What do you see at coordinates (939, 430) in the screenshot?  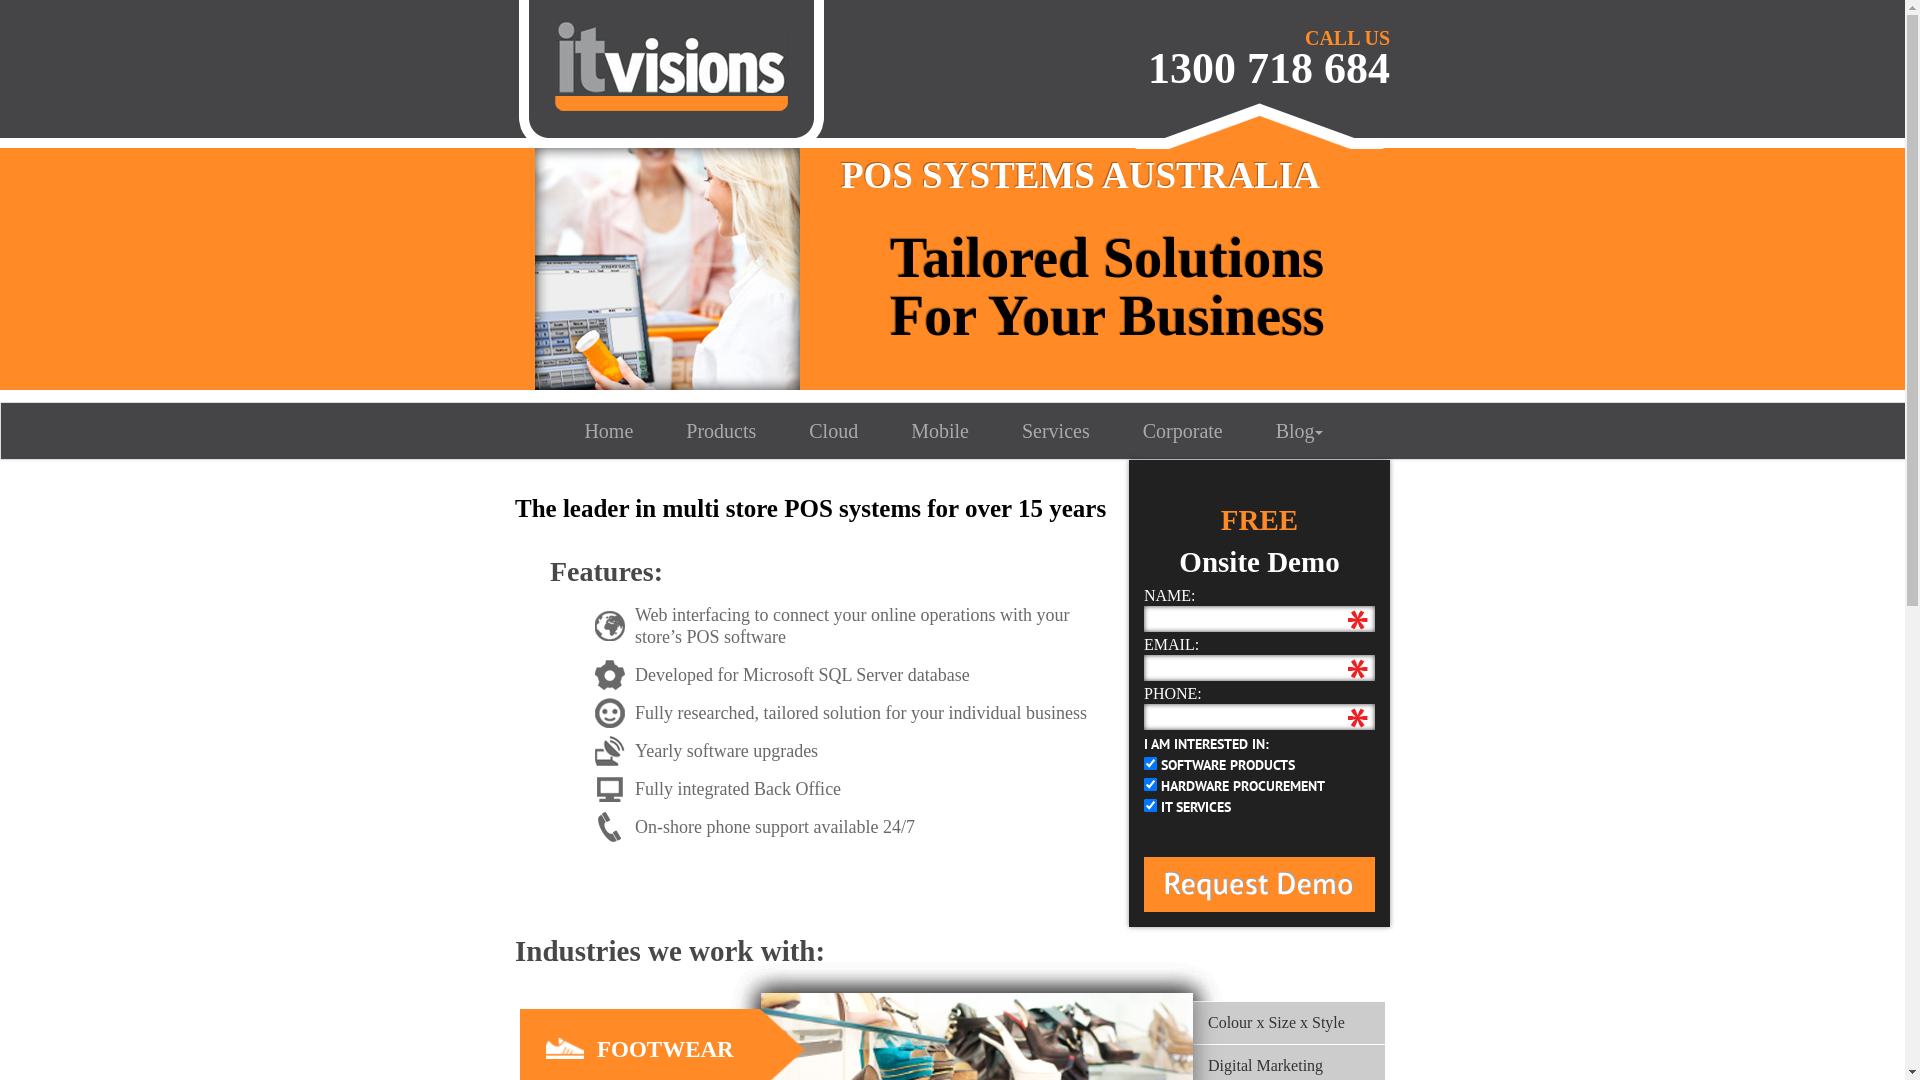 I see `'Mobile'` at bounding box center [939, 430].